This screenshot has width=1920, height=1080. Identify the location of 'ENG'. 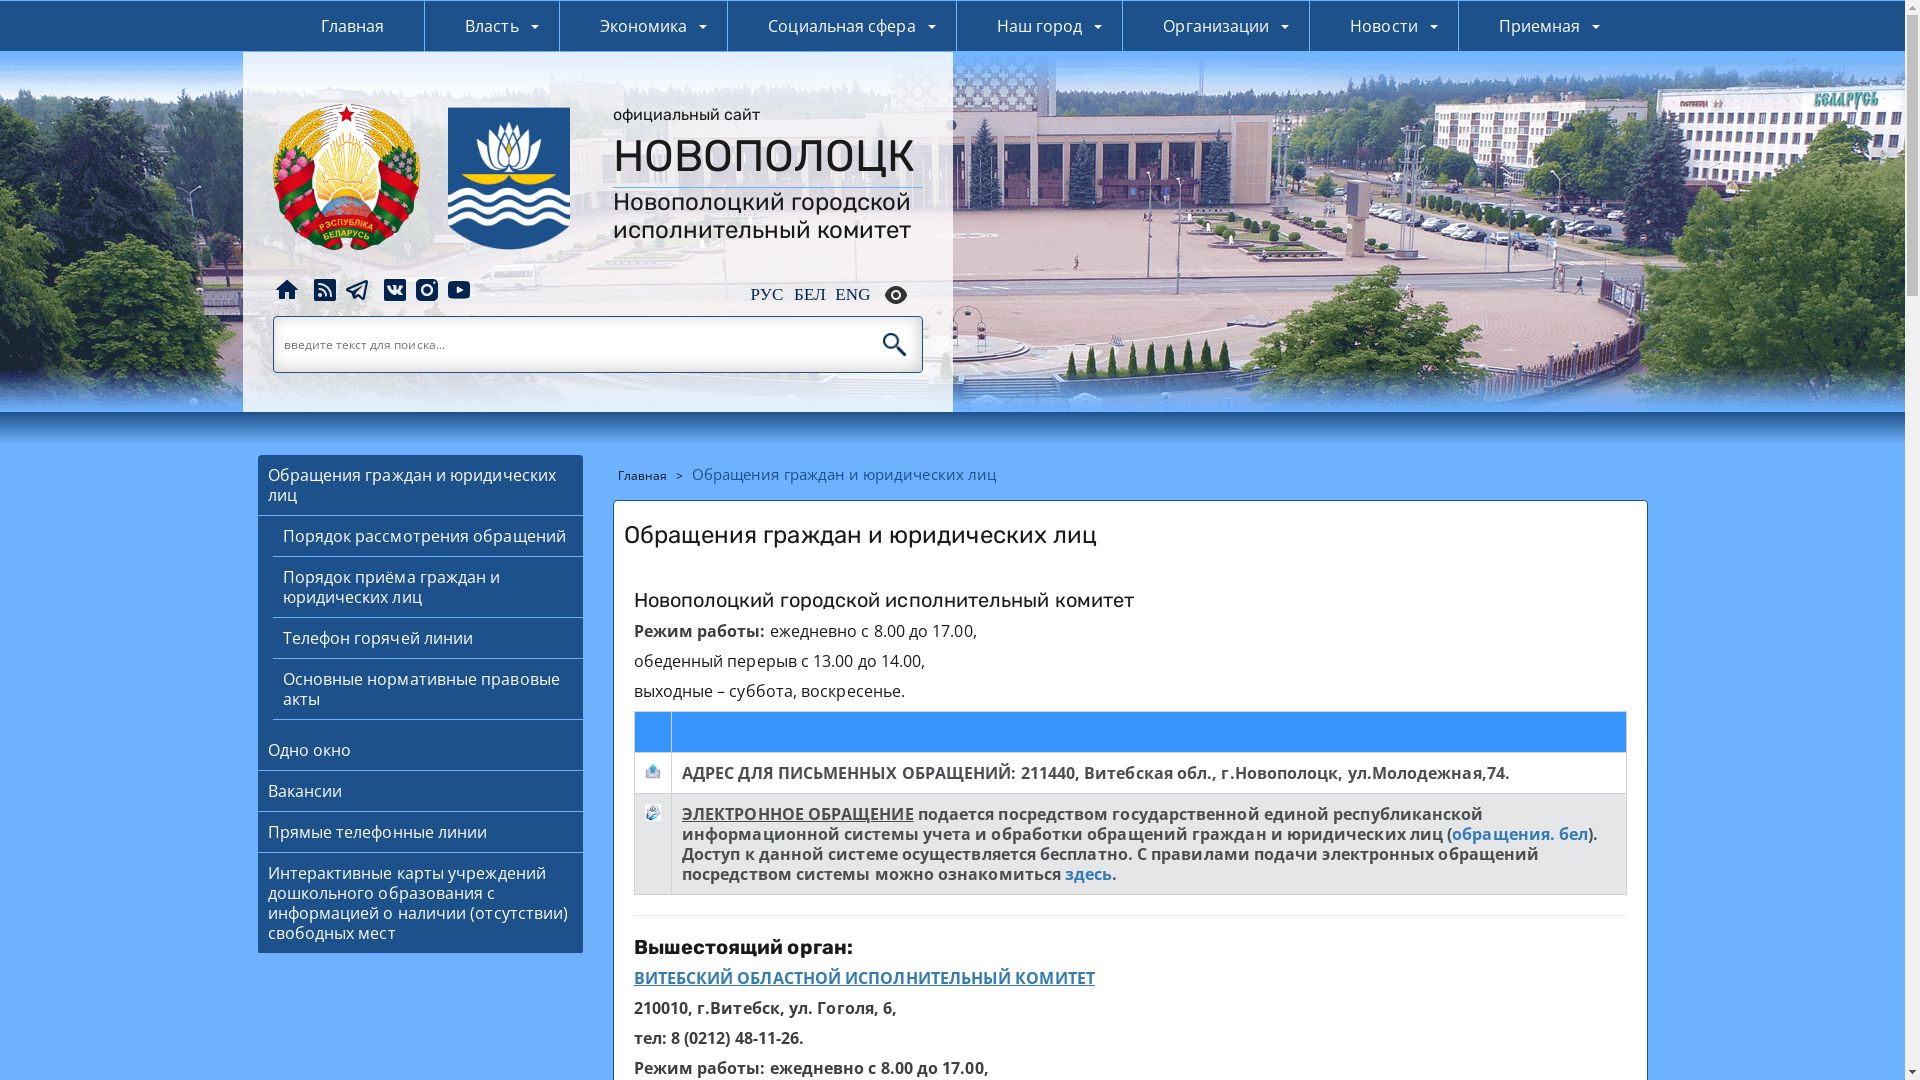
(852, 294).